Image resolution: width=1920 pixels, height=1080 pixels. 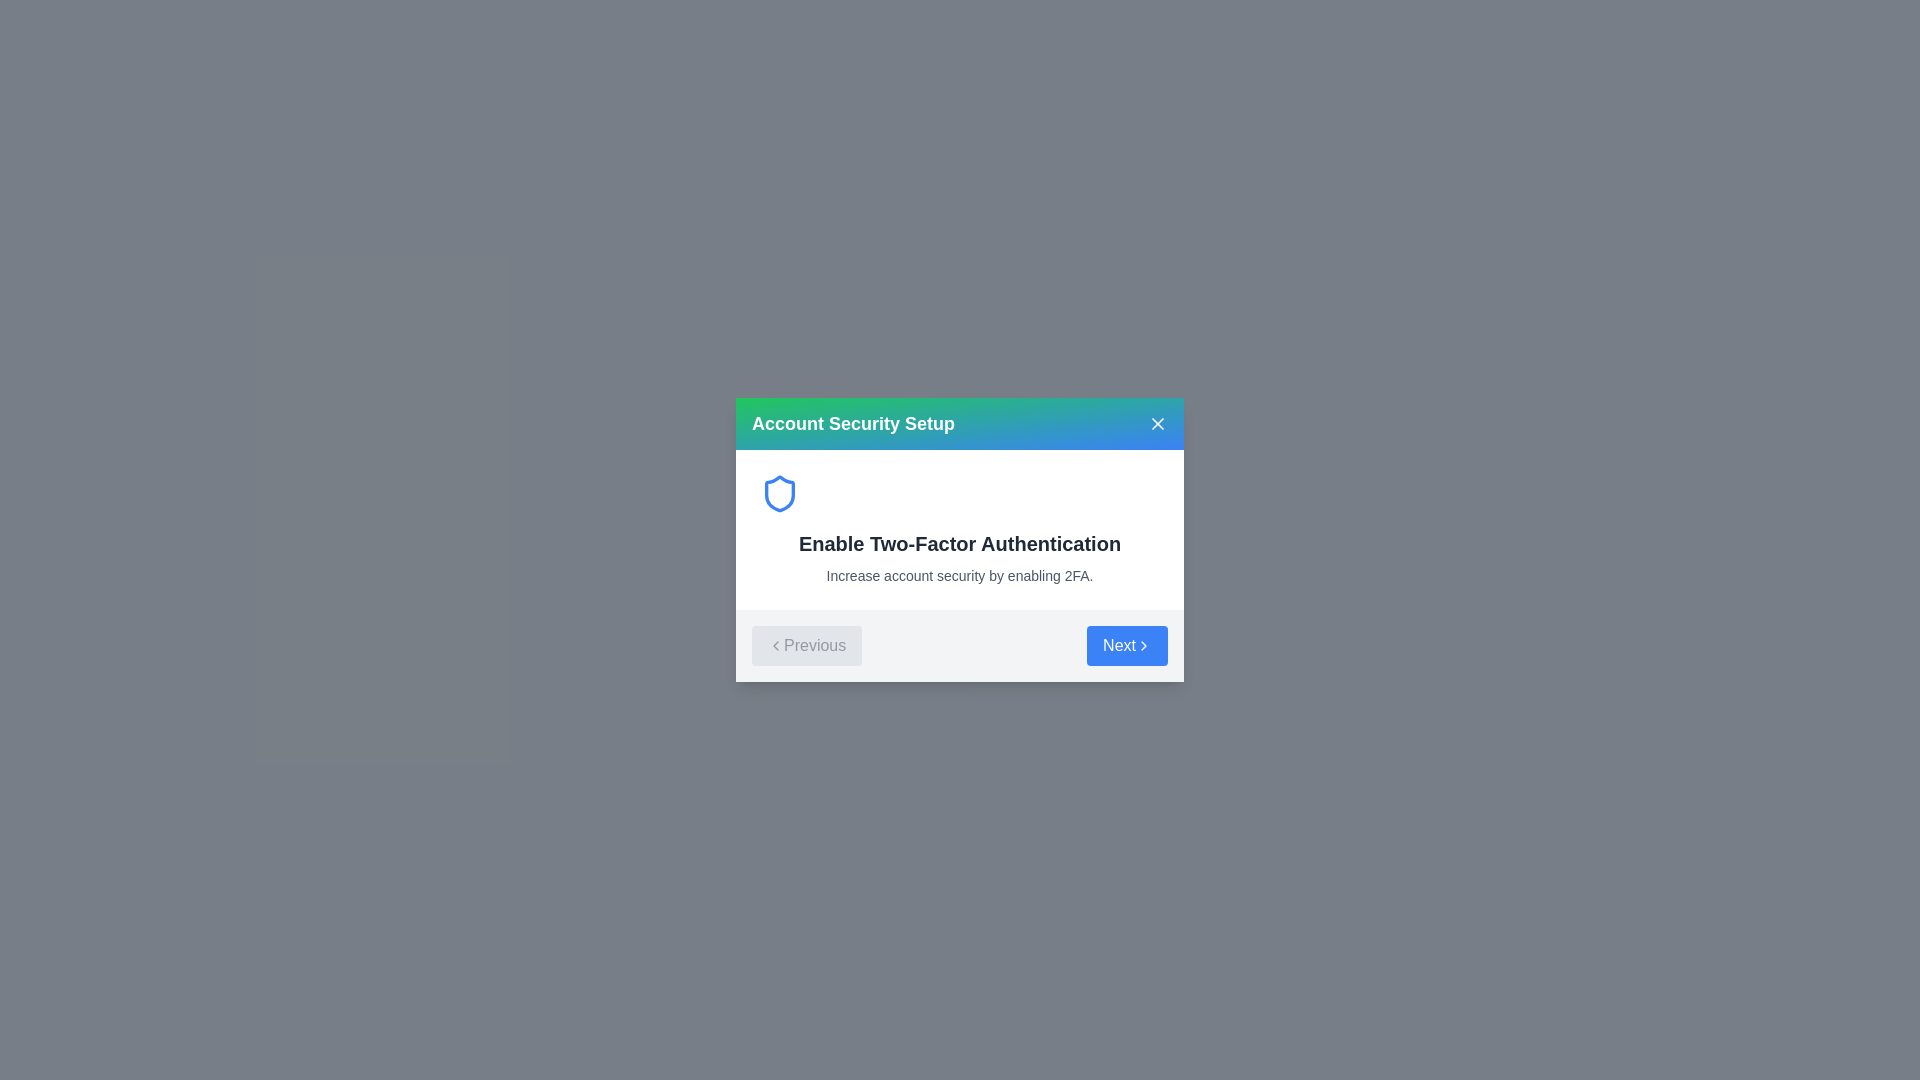 What do you see at coordinates (1127, 645) in the screenshot?
I see `the 'Next' button located on the right side of the gray bar in the modal dialog` at bounding box center [1127, 645].